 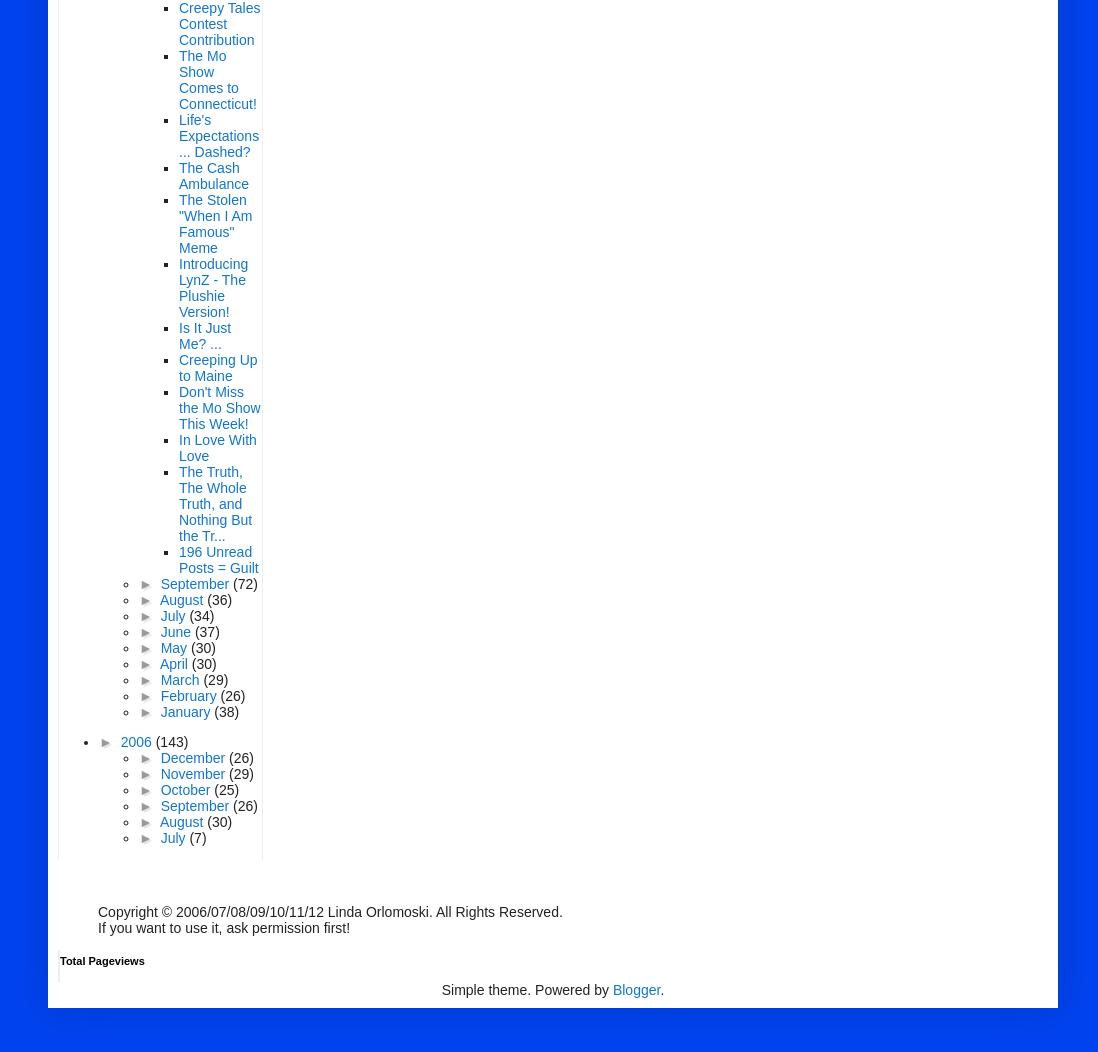 I want to click on 'June', so click(x=176, y=632).